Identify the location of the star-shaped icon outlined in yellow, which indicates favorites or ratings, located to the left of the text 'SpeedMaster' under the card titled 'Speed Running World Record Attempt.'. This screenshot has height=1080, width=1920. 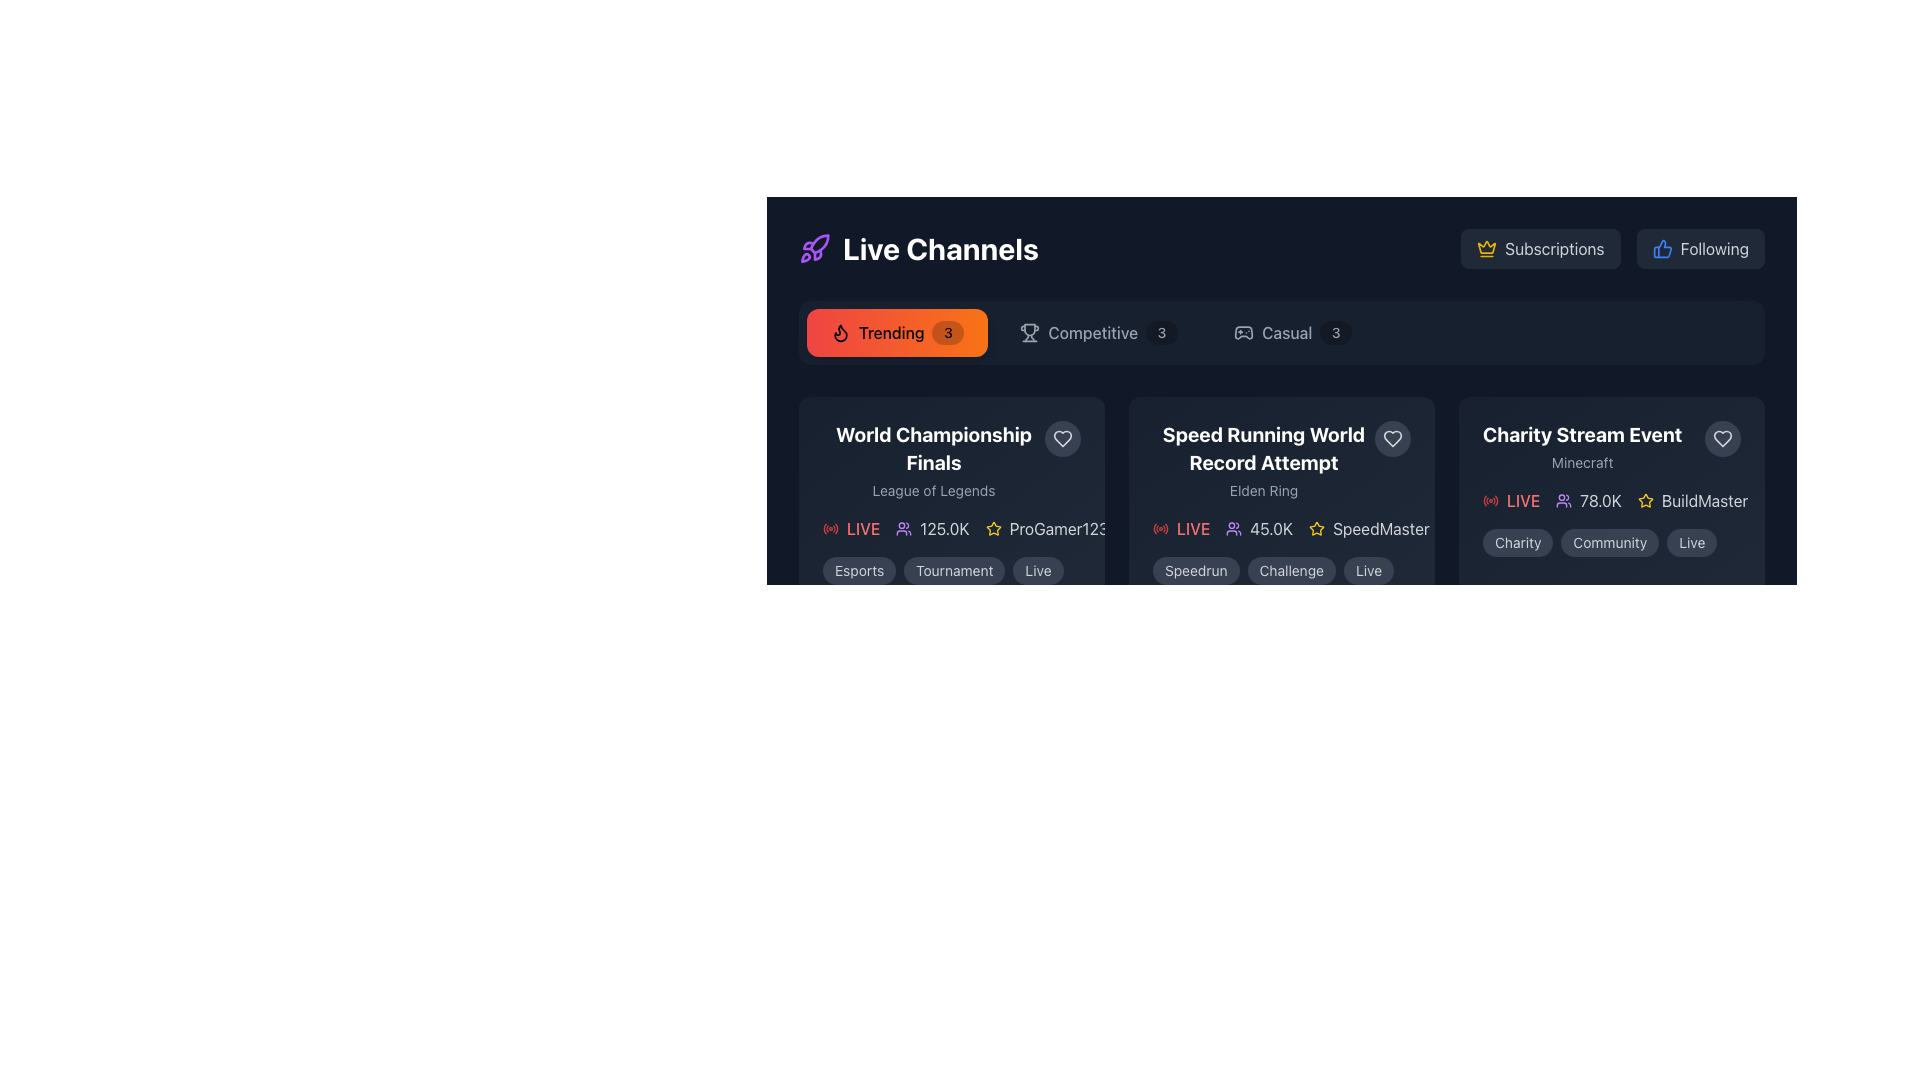
(1317, 527).